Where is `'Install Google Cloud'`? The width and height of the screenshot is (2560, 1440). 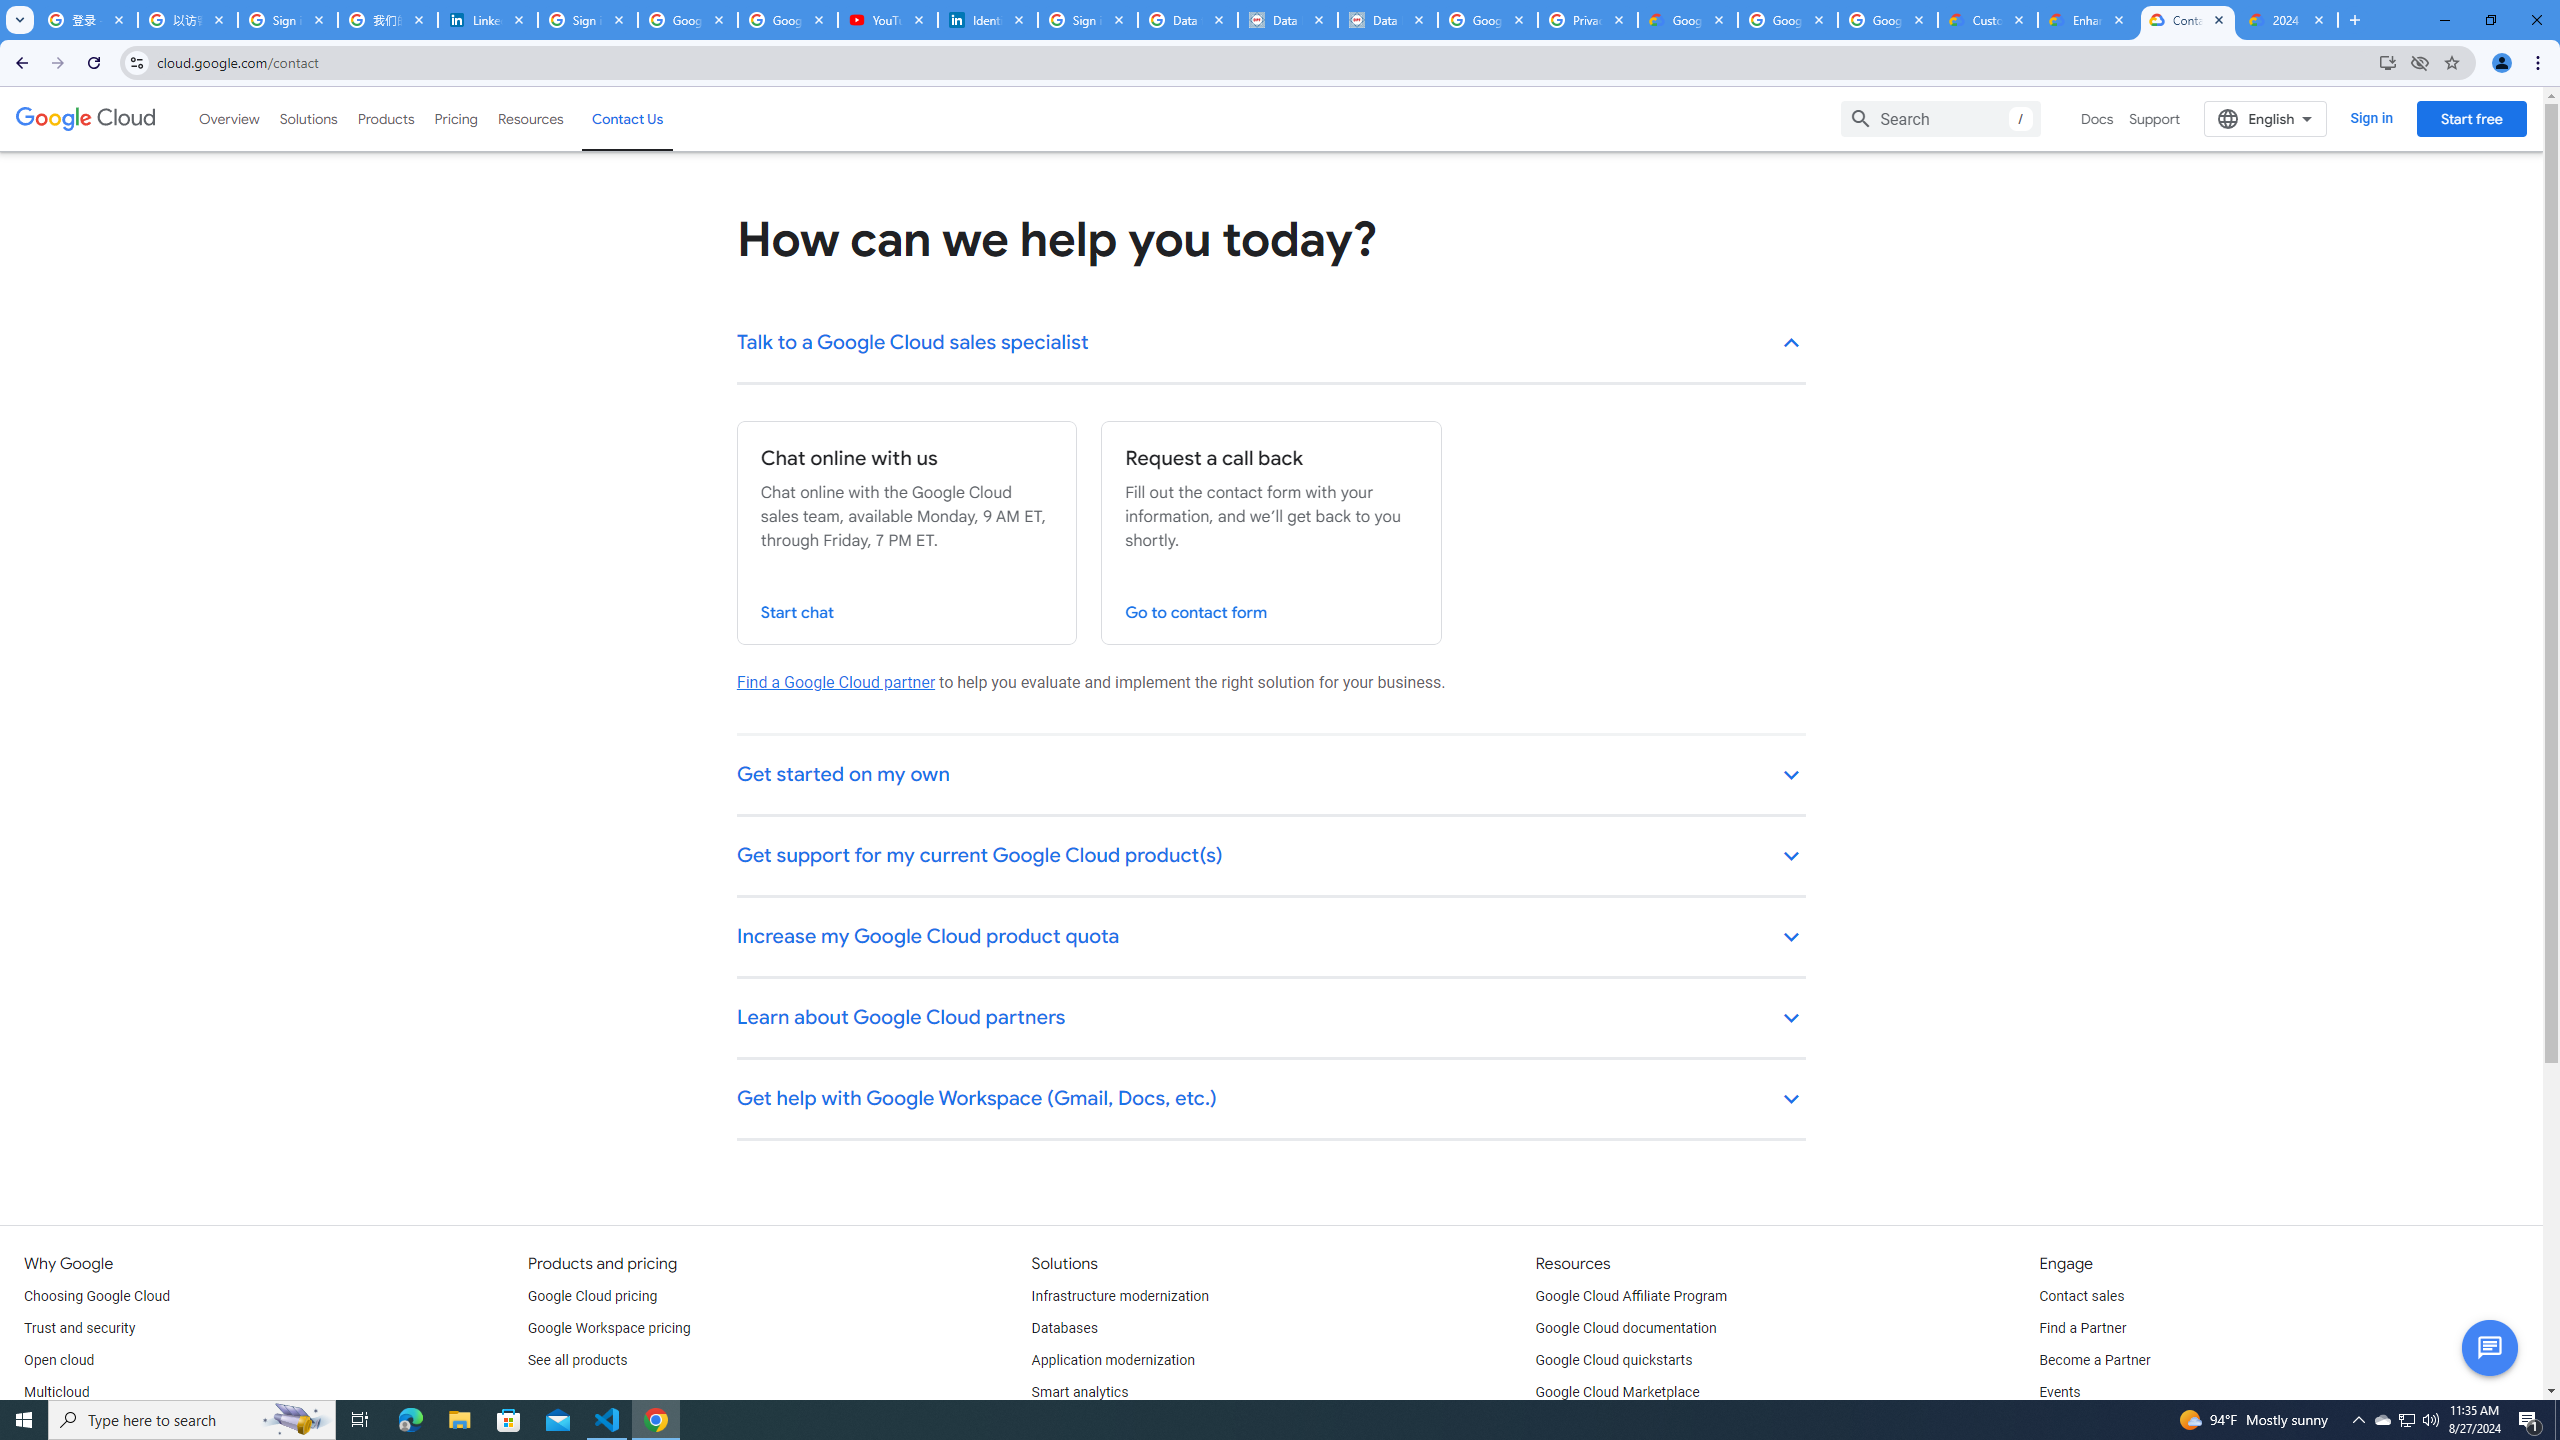
'Install Google Cloud' is located at coordinates (2388, 61).